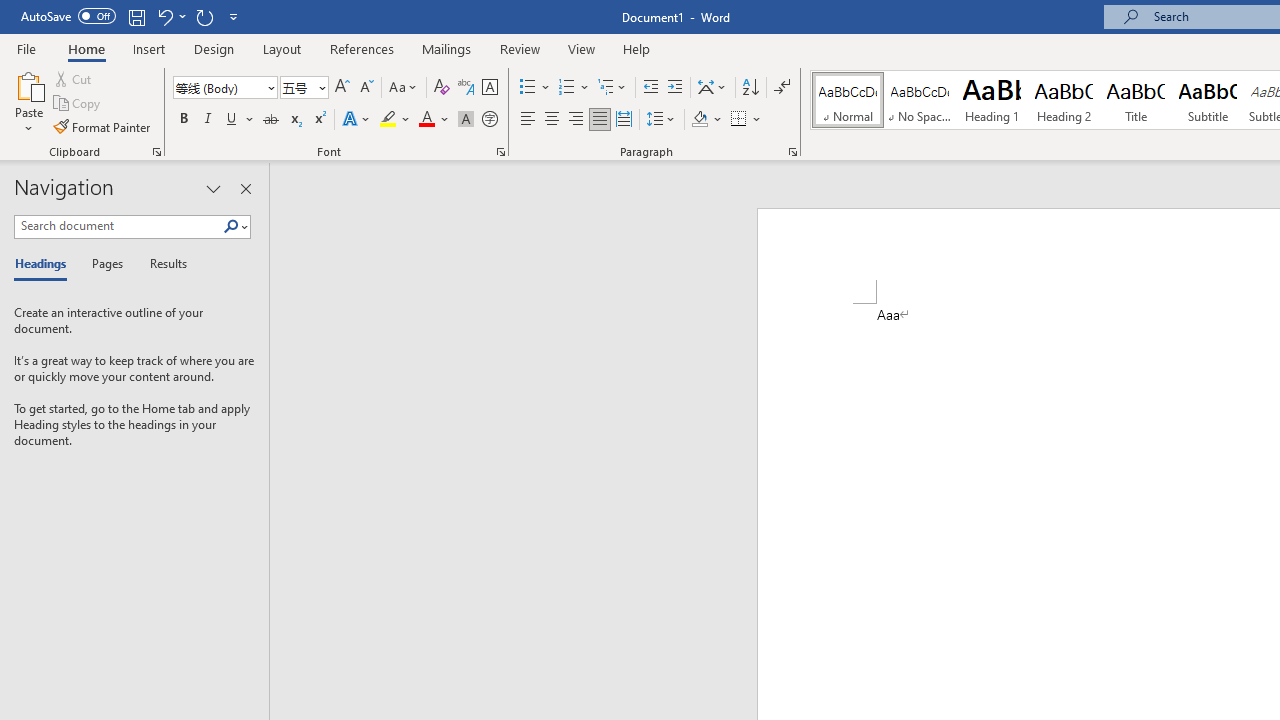  What do you see at coordinates (791, 150) in the screenshot?
I see `'Paragraph...'` at bounding box center [791, 150].